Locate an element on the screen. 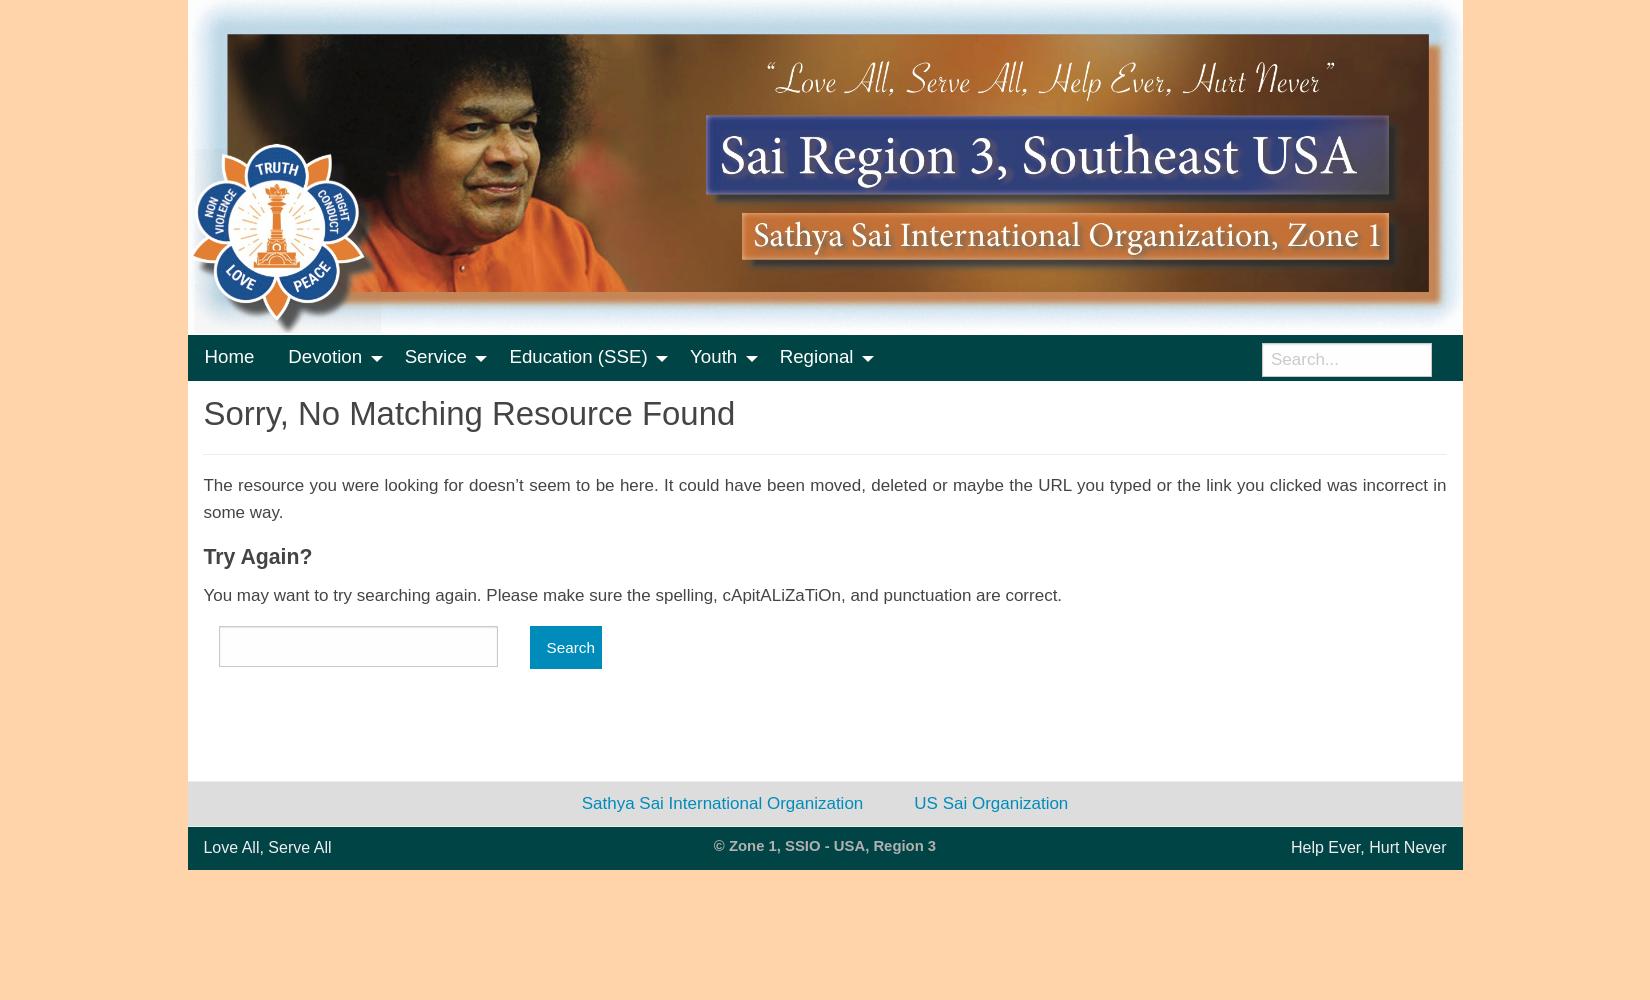 This screenshot has width=1650, height=1000. 'US Sai Organization' is located at coordinates (913, 802).